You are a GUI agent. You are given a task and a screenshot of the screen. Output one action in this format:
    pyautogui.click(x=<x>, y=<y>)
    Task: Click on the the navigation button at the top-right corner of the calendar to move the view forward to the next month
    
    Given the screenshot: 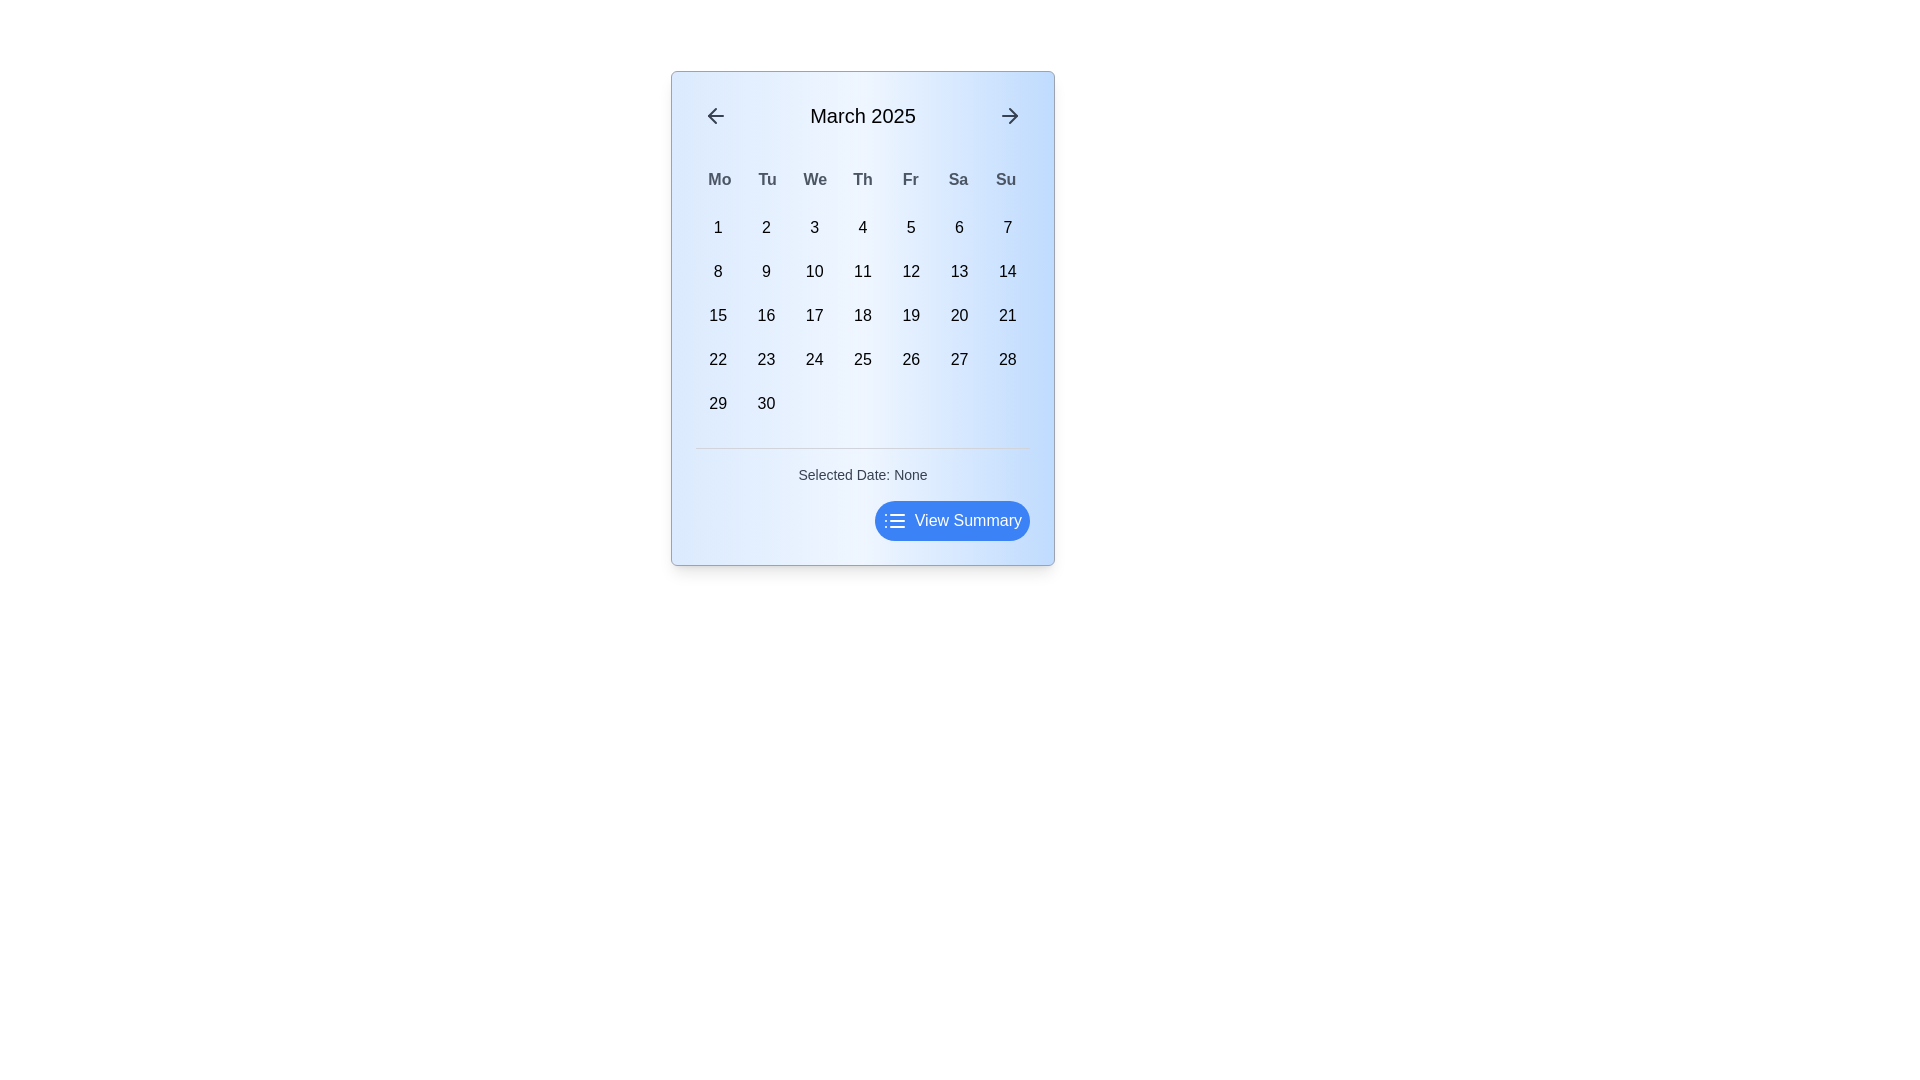 What is the action you would take?
    pyautogui.click(x=1009, y=115)
    